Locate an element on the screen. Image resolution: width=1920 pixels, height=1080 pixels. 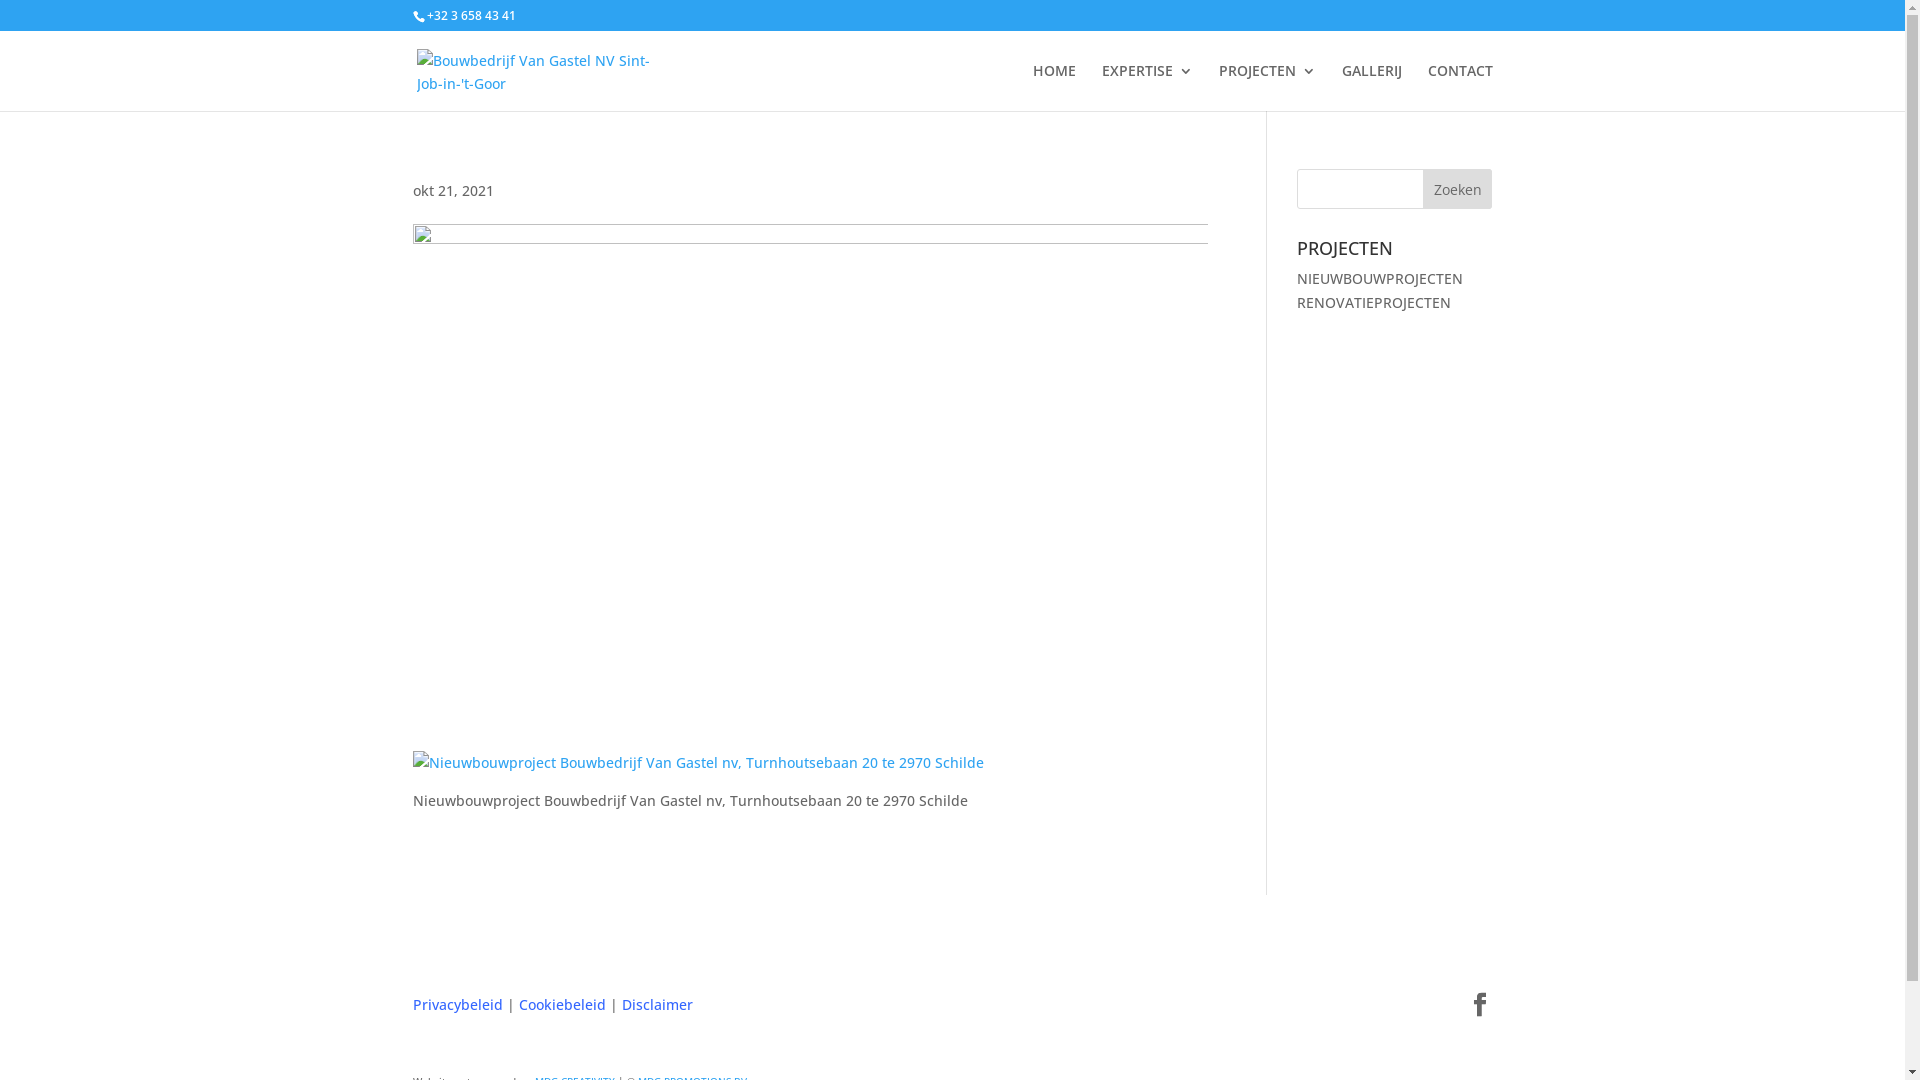
'HOME' is located at coordinates (1052, 86).